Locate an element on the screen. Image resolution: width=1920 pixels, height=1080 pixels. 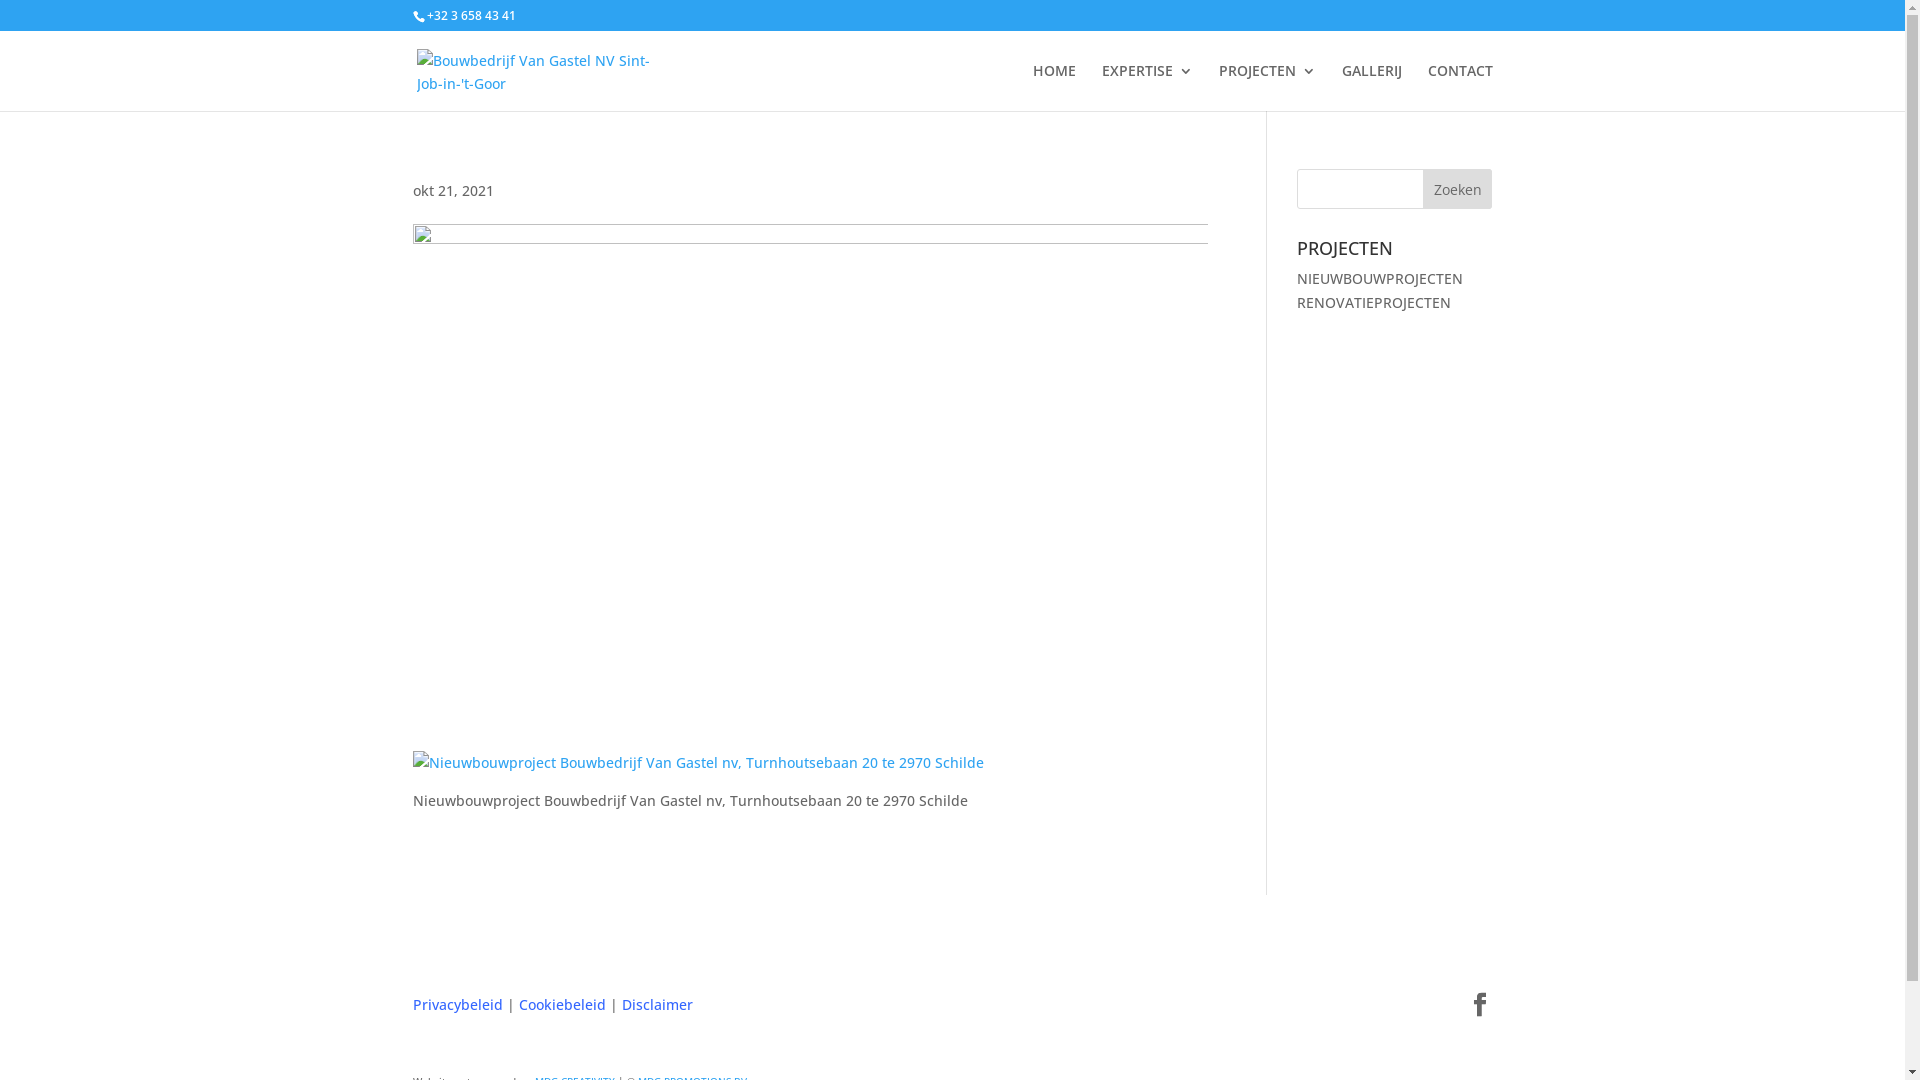
'HOME' is located at coordinates (1052, 86).